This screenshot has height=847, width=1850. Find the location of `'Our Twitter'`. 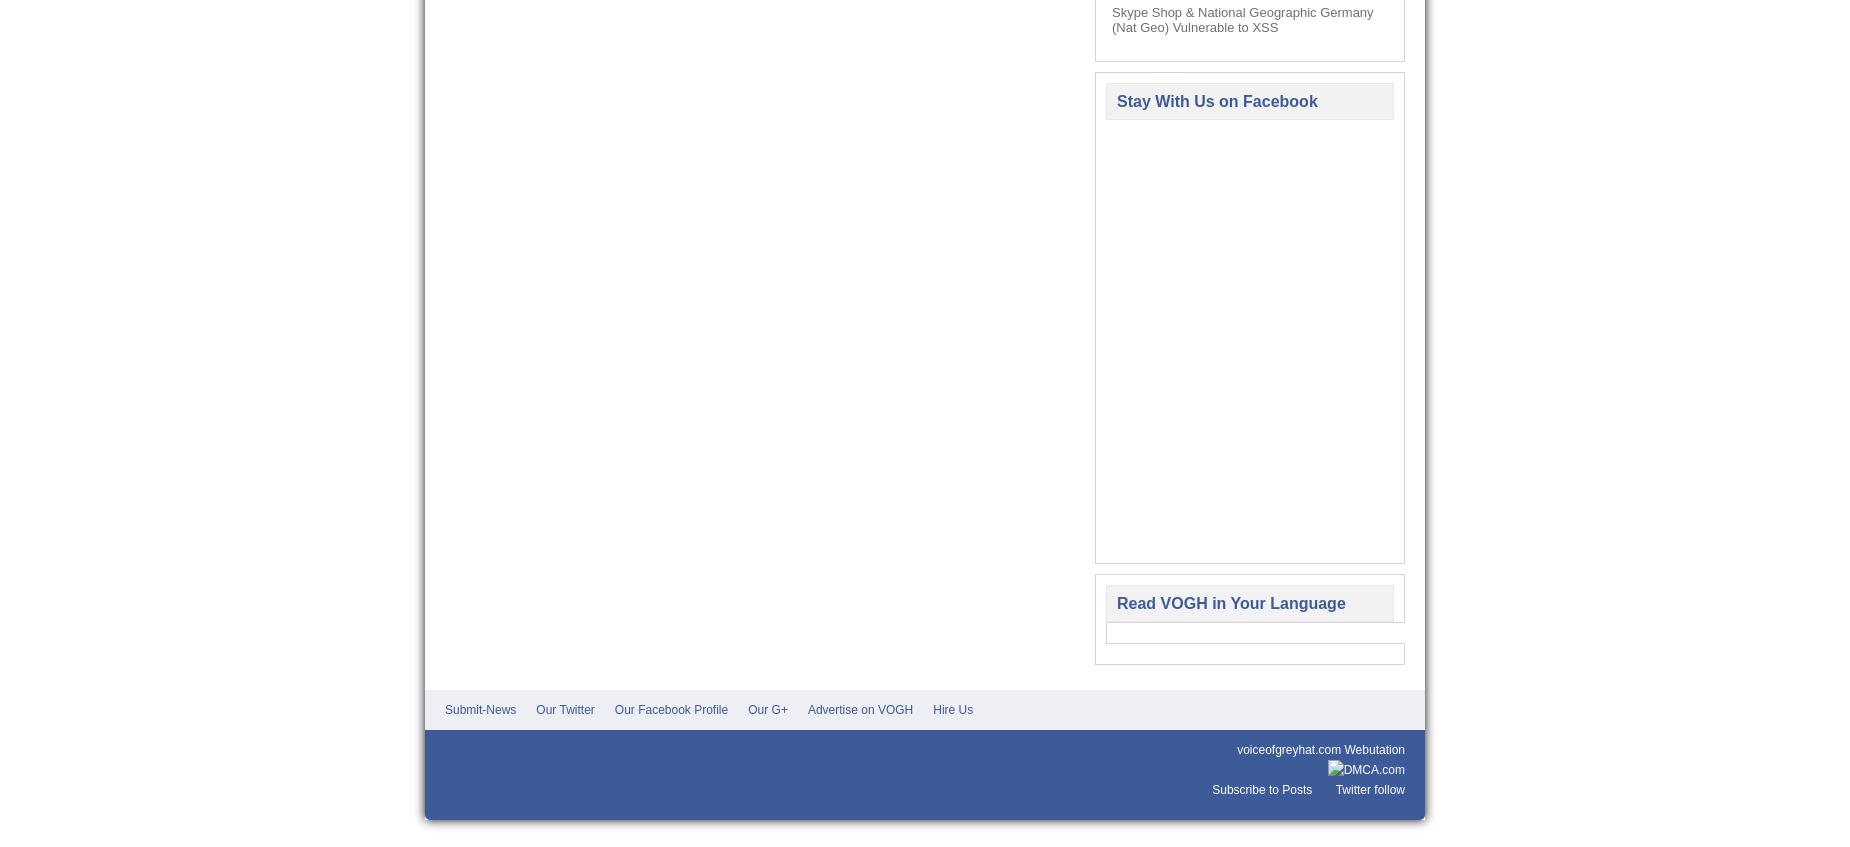

'Our Twitter' is located at coordinates (564, 710).